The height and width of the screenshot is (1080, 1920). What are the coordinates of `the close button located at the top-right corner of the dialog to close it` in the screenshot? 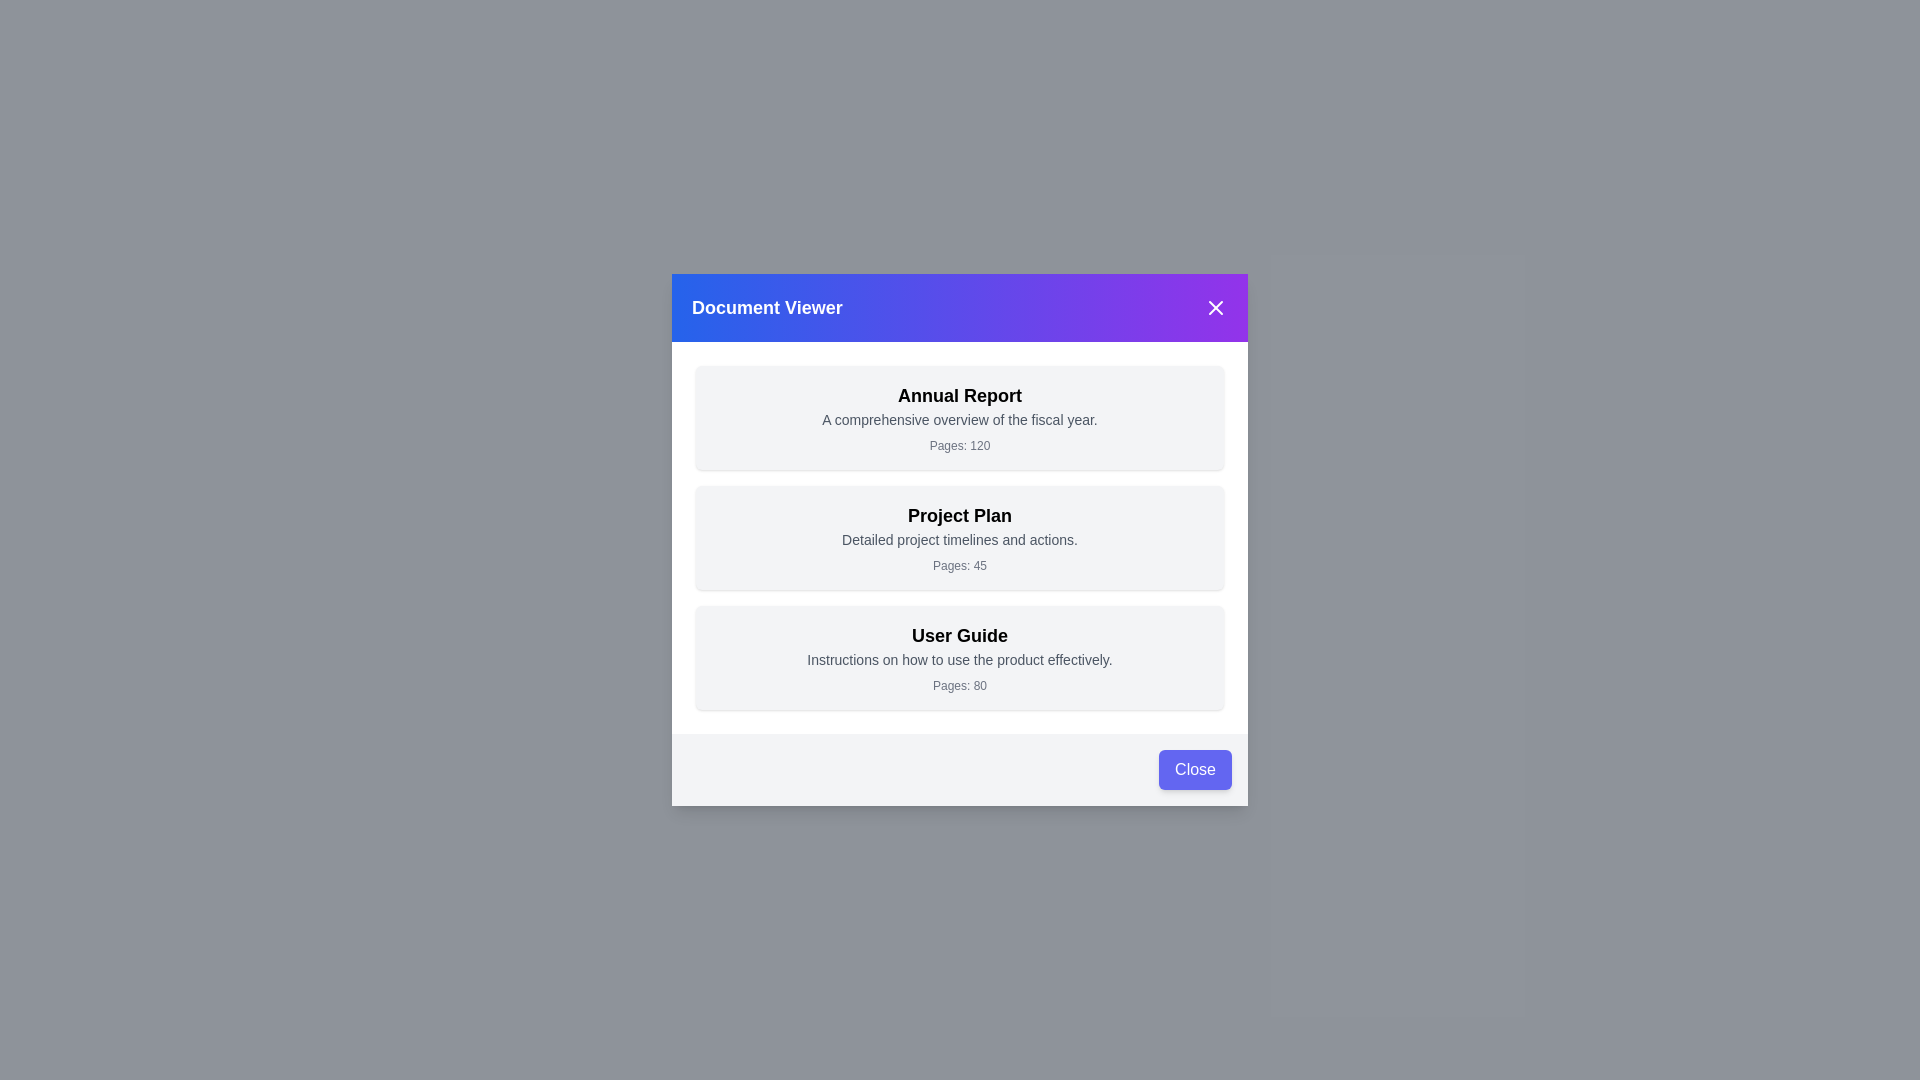 It's located at (1214, 308).